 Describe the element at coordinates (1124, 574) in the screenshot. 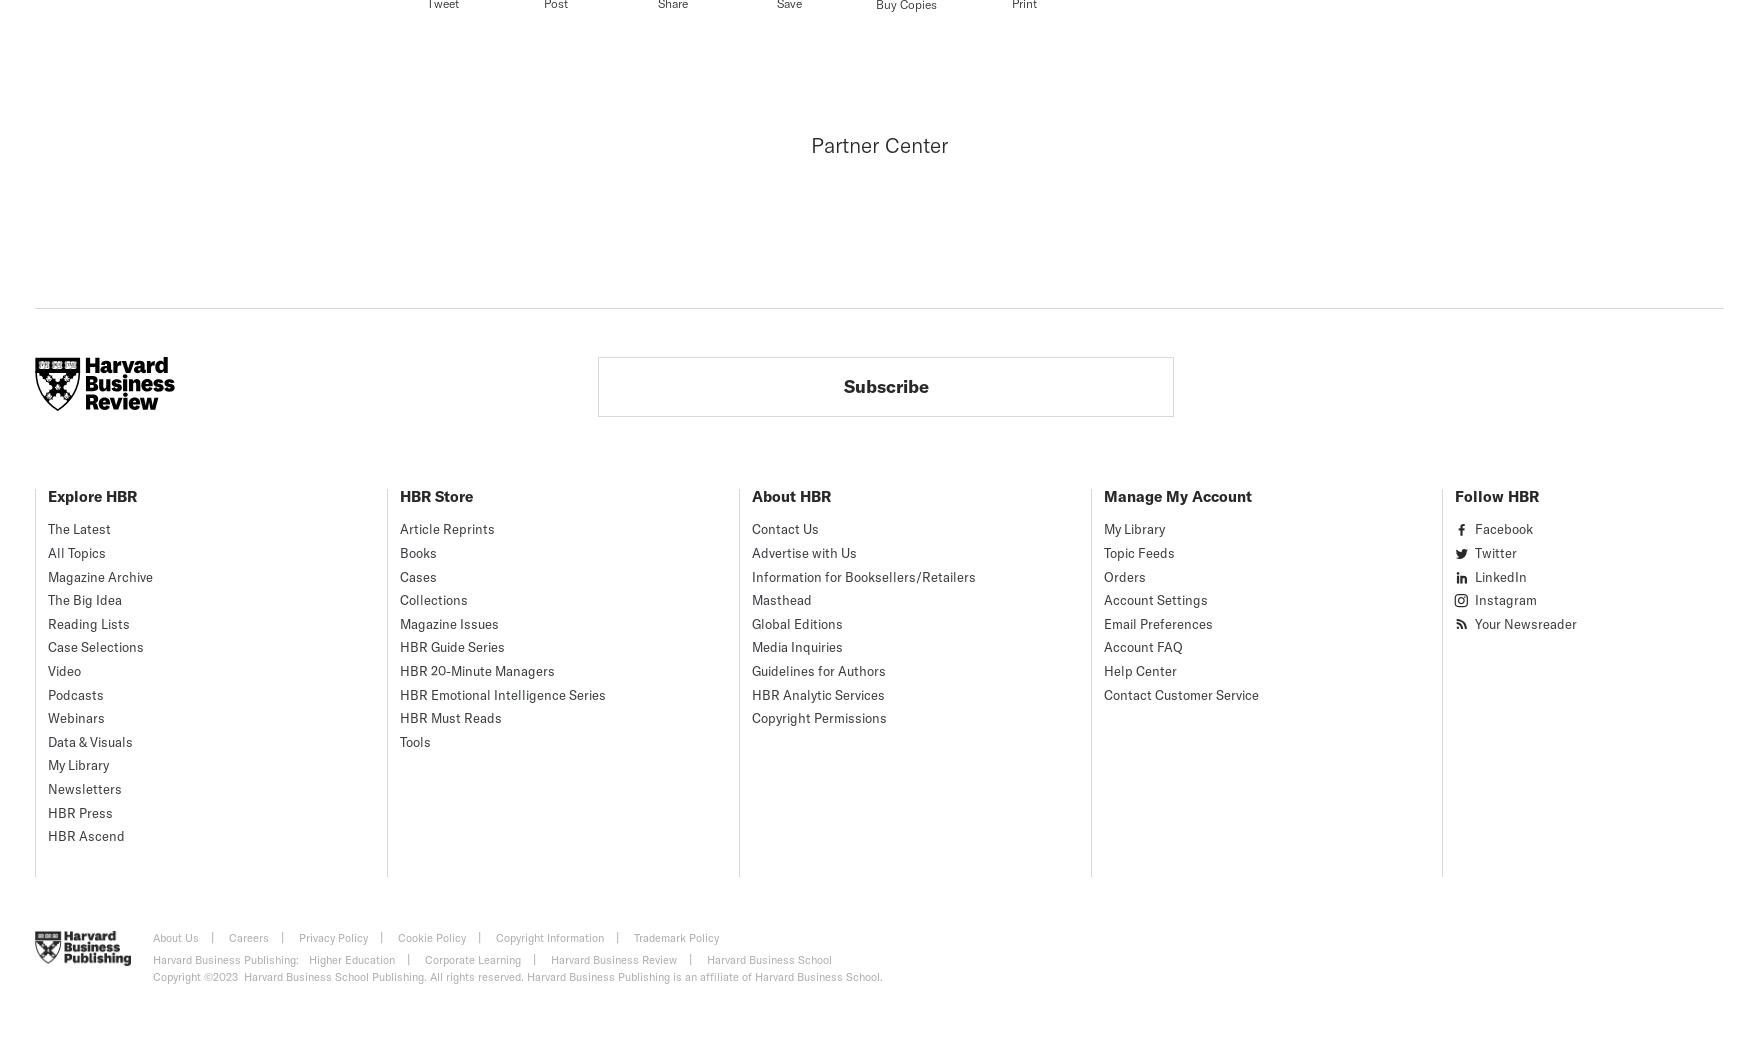

I see `'Orders'` at that location.